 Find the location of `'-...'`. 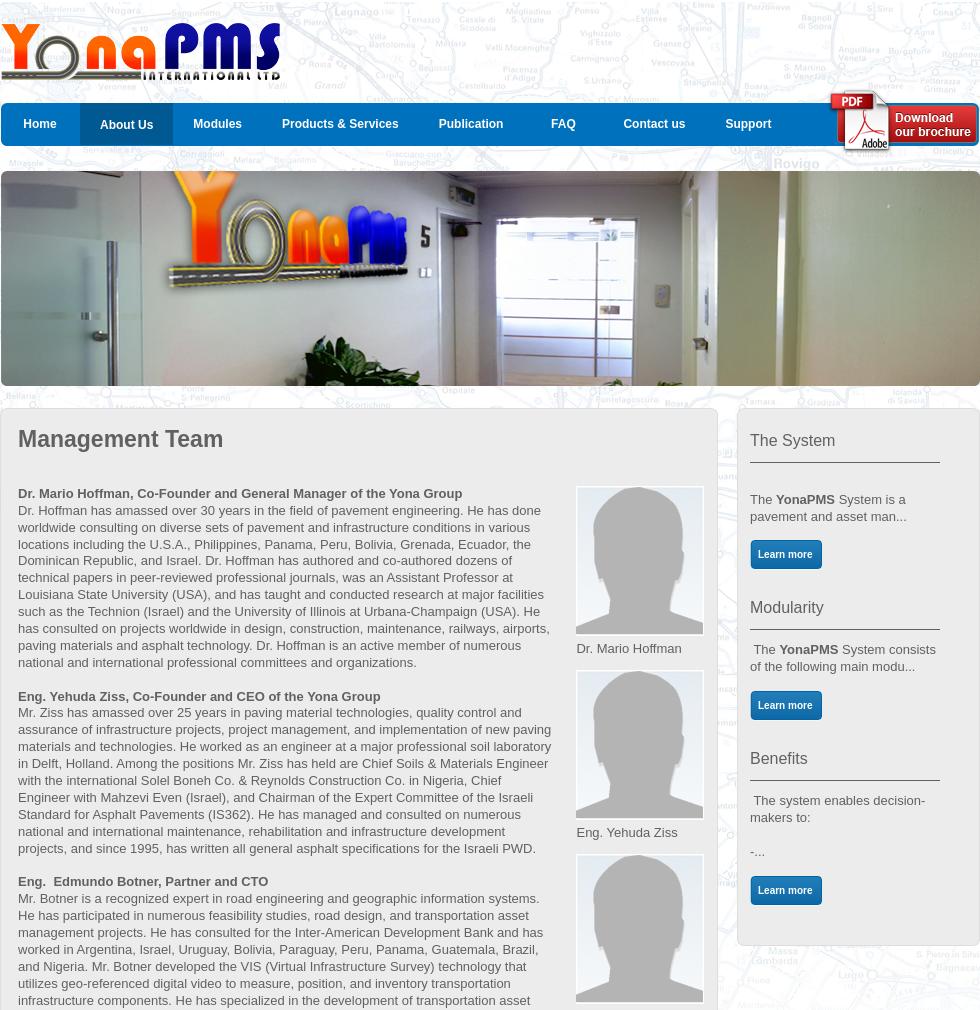

'-...' is located at coordinates (749, 850).